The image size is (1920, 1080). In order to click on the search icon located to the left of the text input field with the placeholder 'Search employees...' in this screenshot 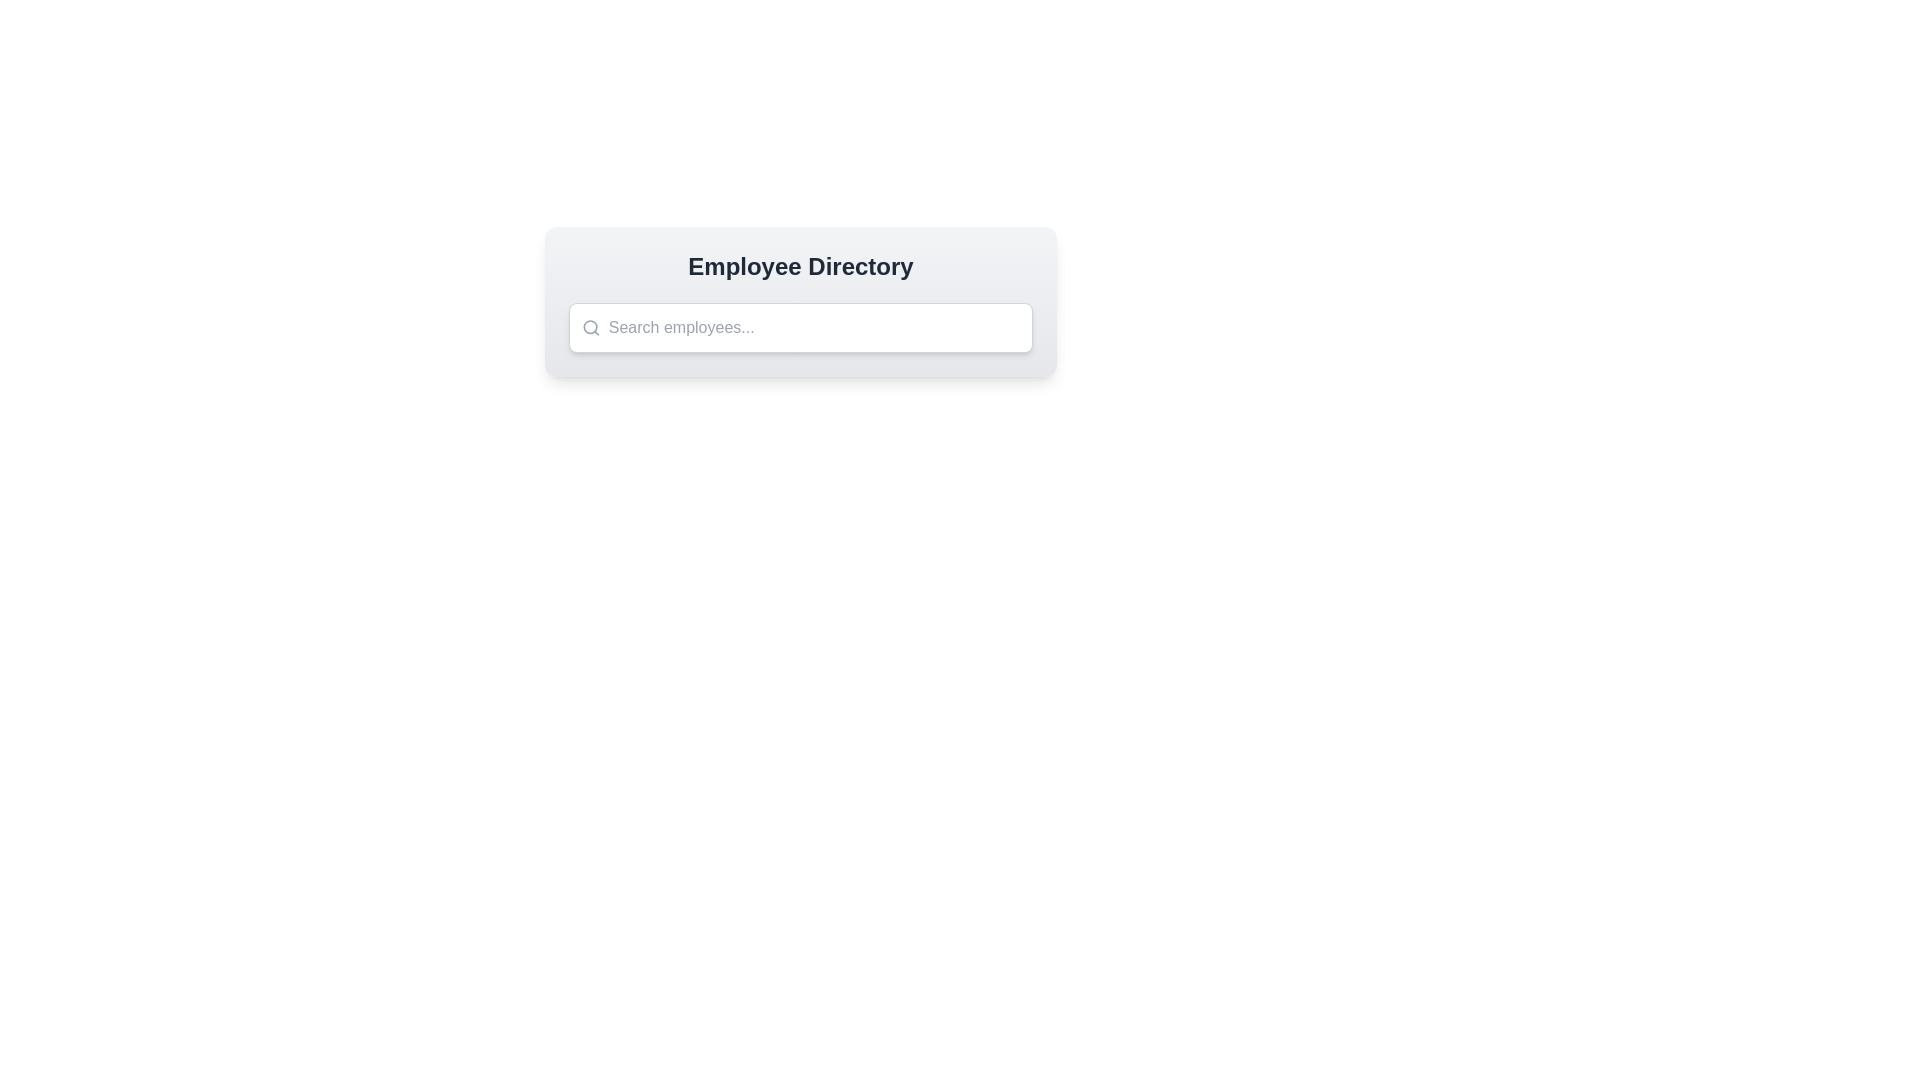, I will do `click(590, 326)`.